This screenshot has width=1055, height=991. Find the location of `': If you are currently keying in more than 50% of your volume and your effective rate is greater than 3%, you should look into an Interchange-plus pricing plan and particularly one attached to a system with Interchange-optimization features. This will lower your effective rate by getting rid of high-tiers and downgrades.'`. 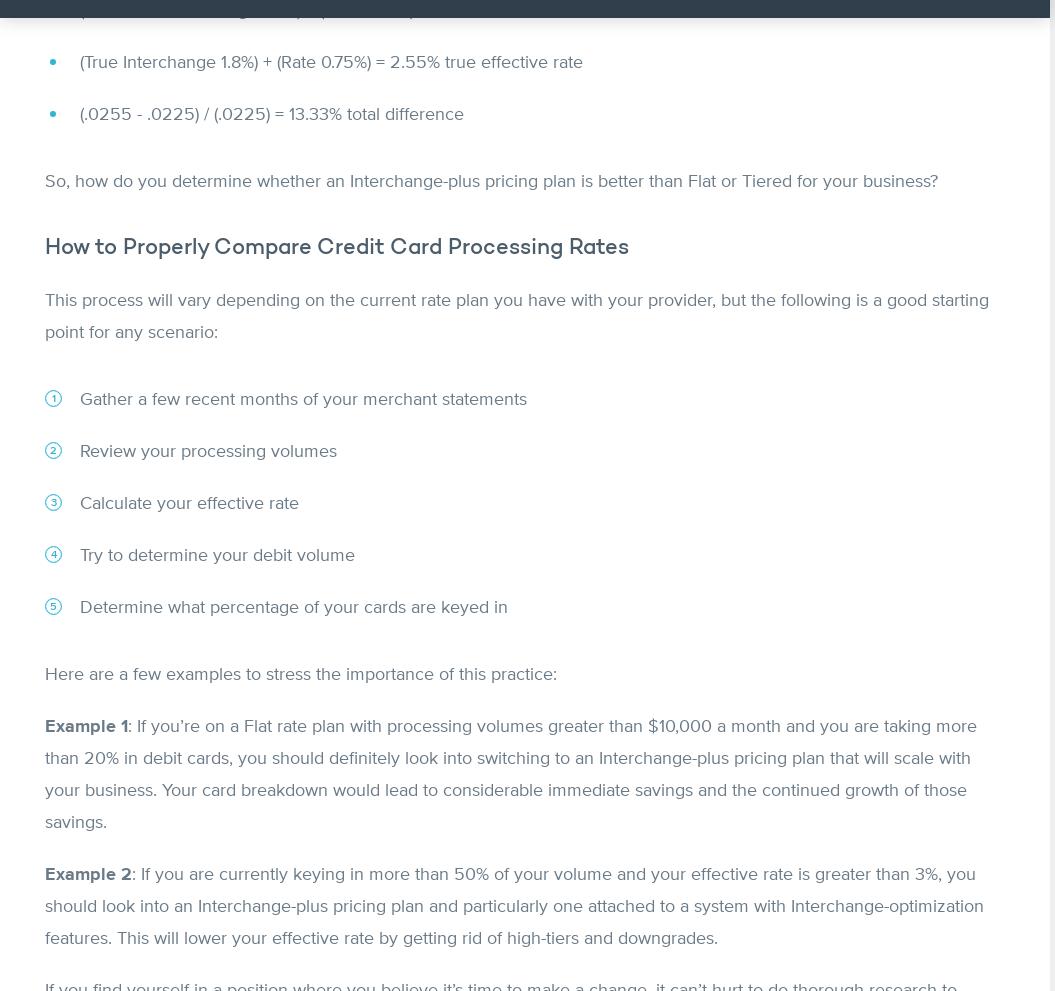

': If you are currently keying in more than 50% of your volume and your effective rate is greater than 3%, you should look into an Interchange-plus pricing plan and particularly one attached to a system with Interchange-optimization features. This will lower your effective rate by getting rid of high-tiers and downgrades.' is located at coordinates (514, 904).